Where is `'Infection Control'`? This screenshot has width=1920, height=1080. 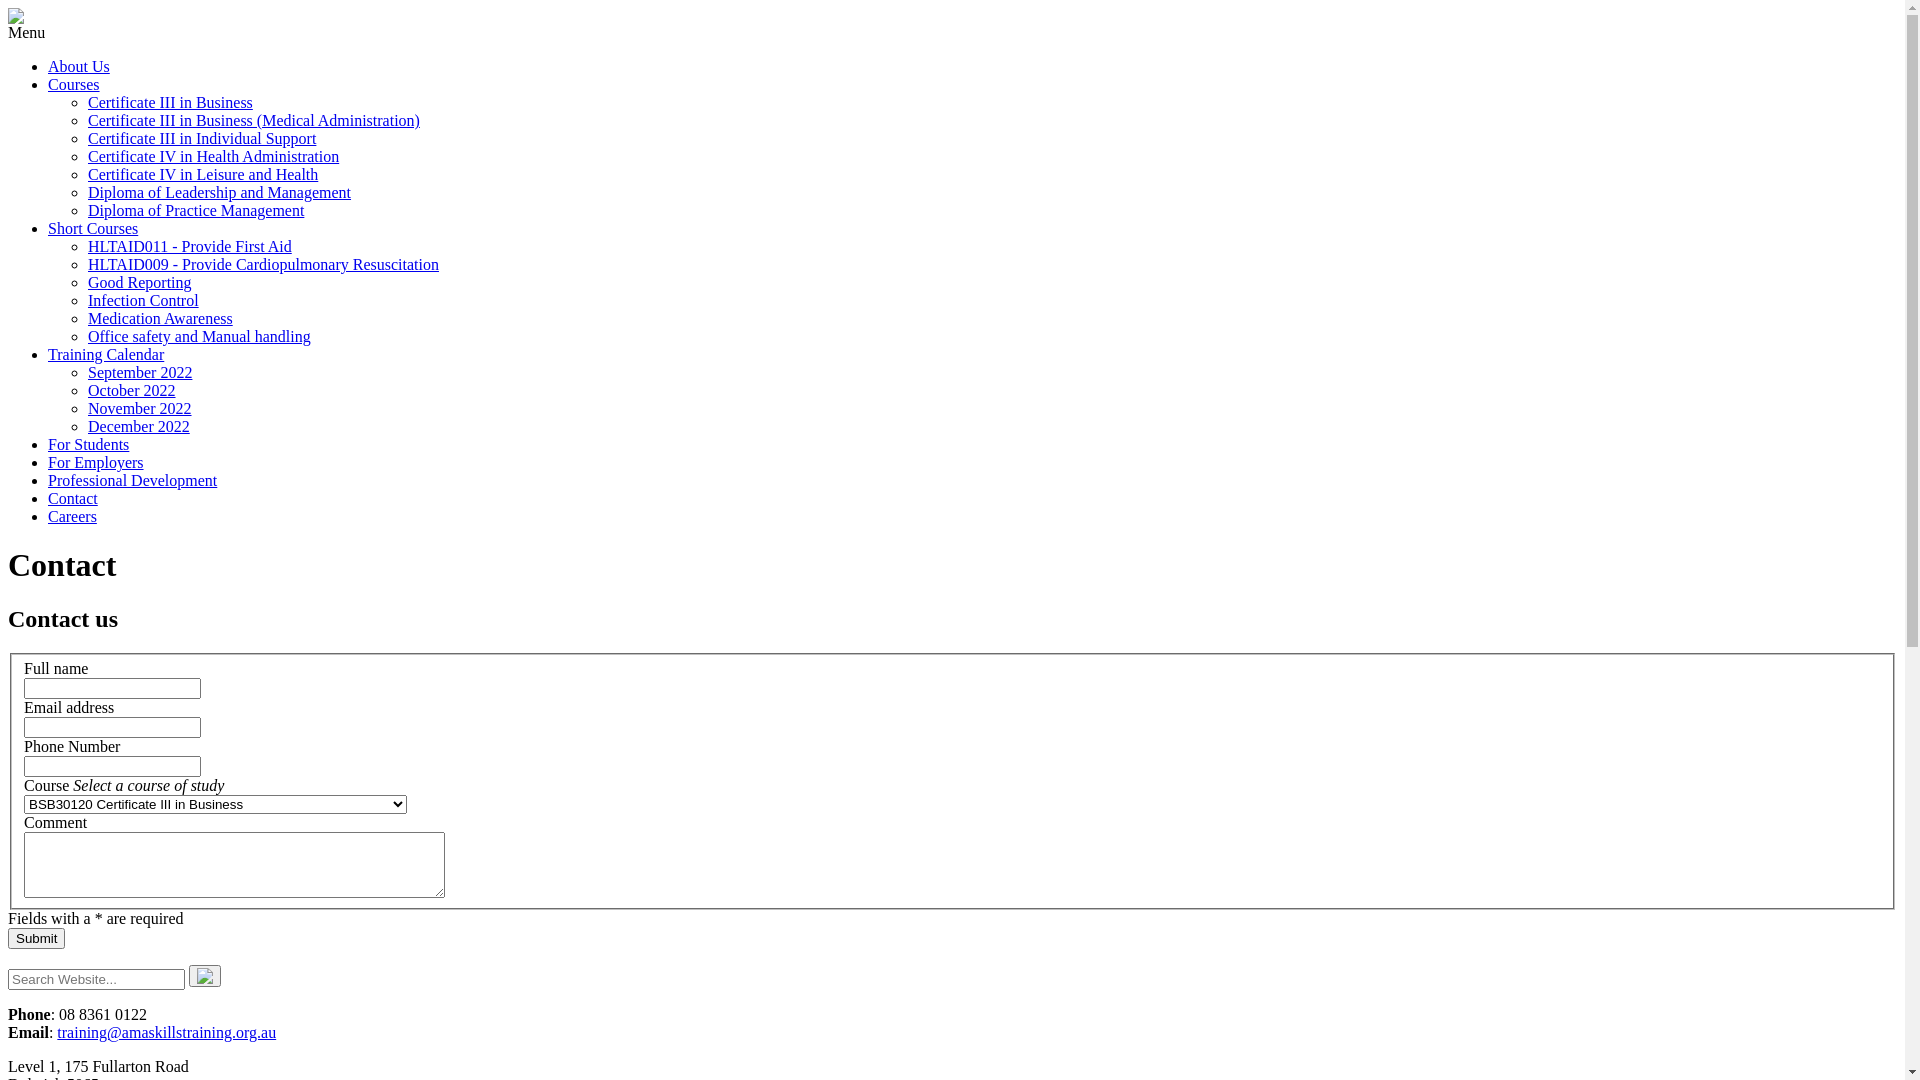 'Infection Control' is located at coordinates (142, 300).